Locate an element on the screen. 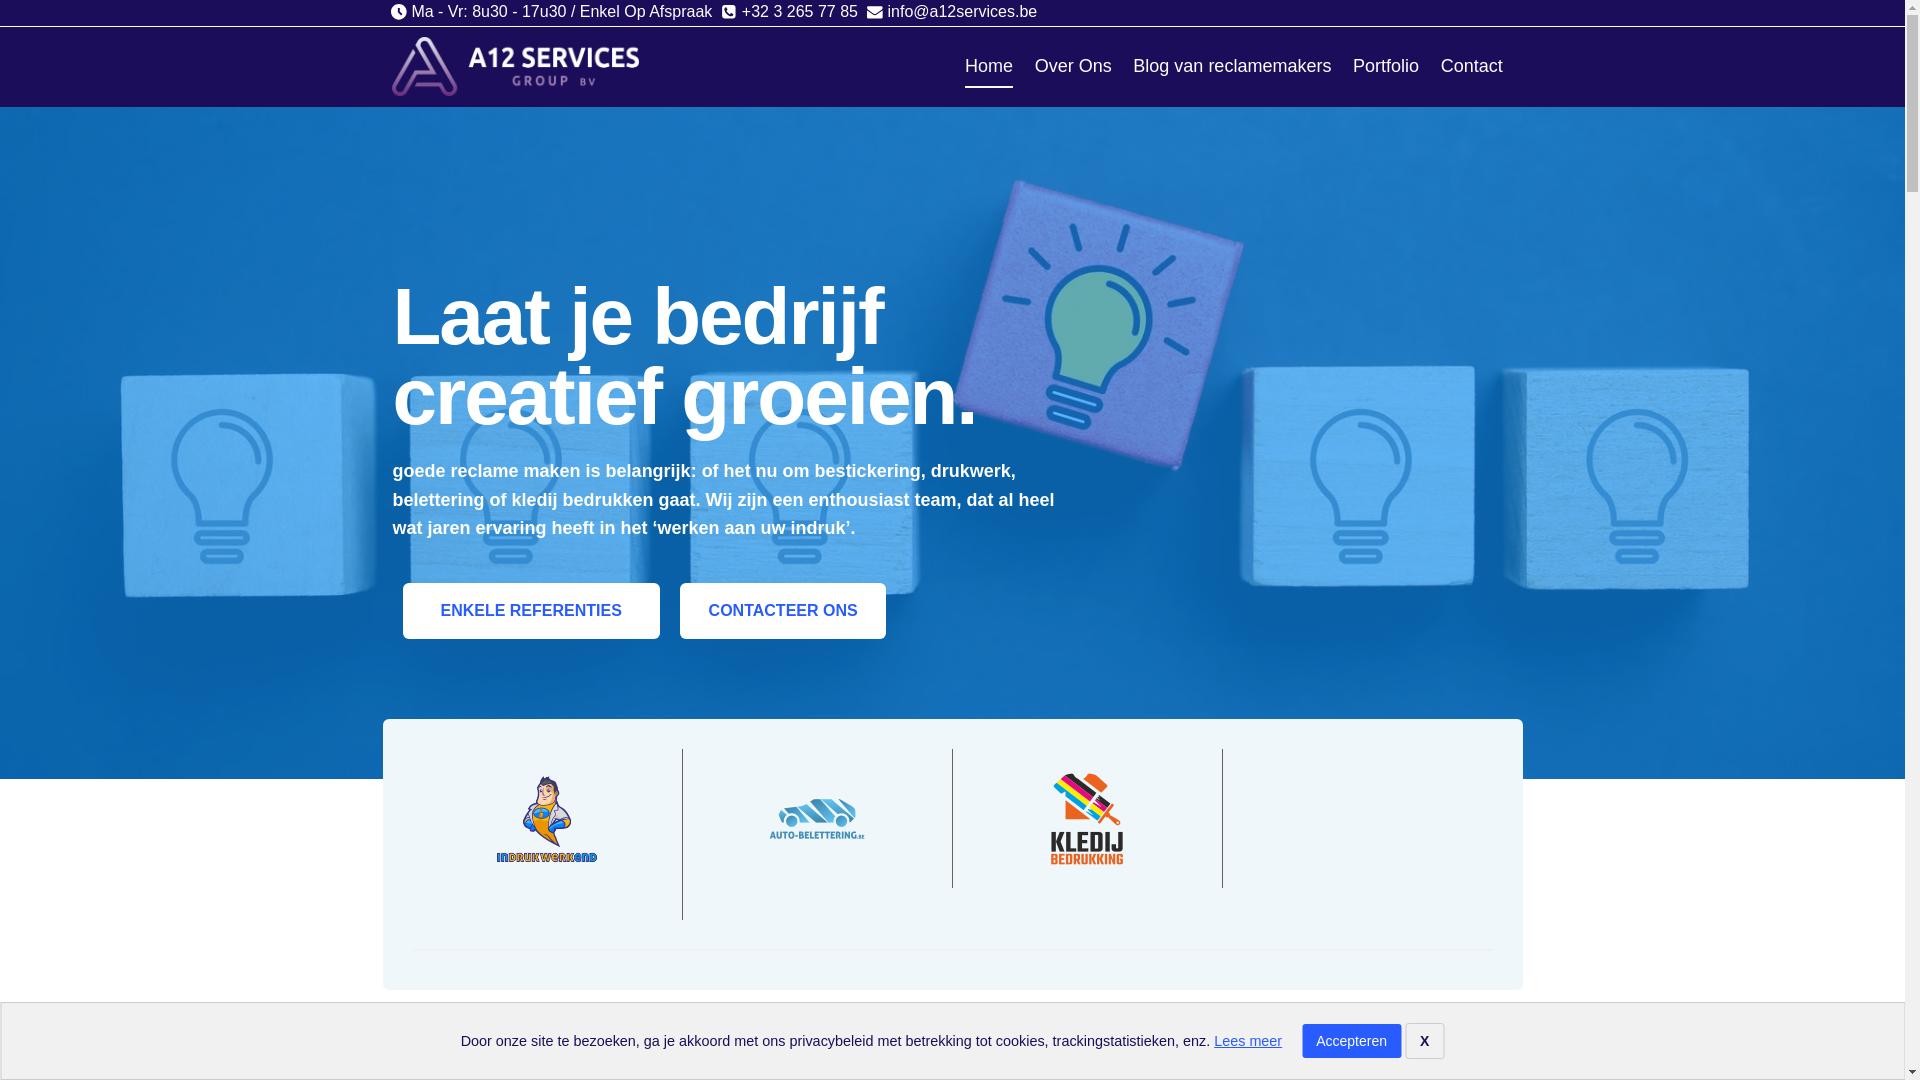 The image size is (1920, 1080). 'ENKELE REFERENTIES' is located at coordinates (530, 609).